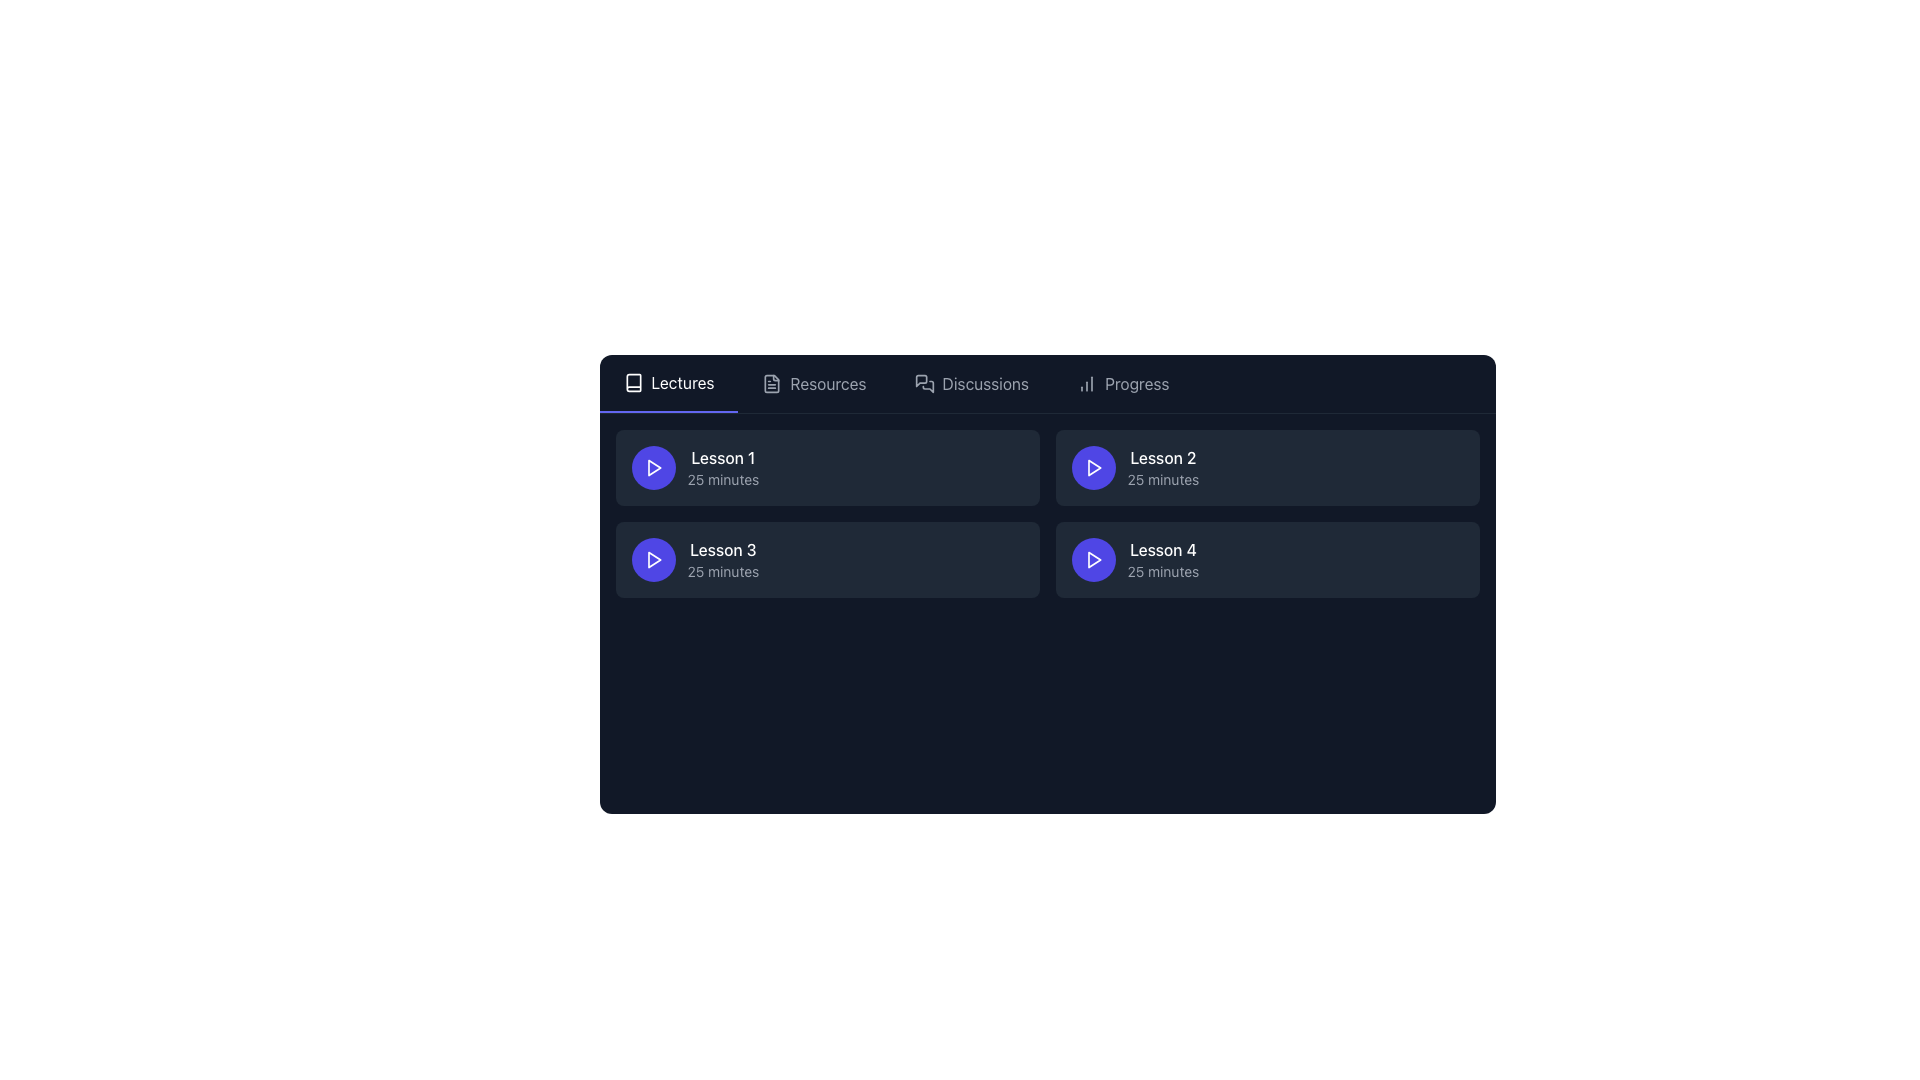 The height and width of the screenshot is (1080, 1920). Describe the element at coordinates (971, 384) in the screenshot. I see `to select the 'Discussions' tab, which is the third item in the navigation bar located at the top of the interface` at that location.